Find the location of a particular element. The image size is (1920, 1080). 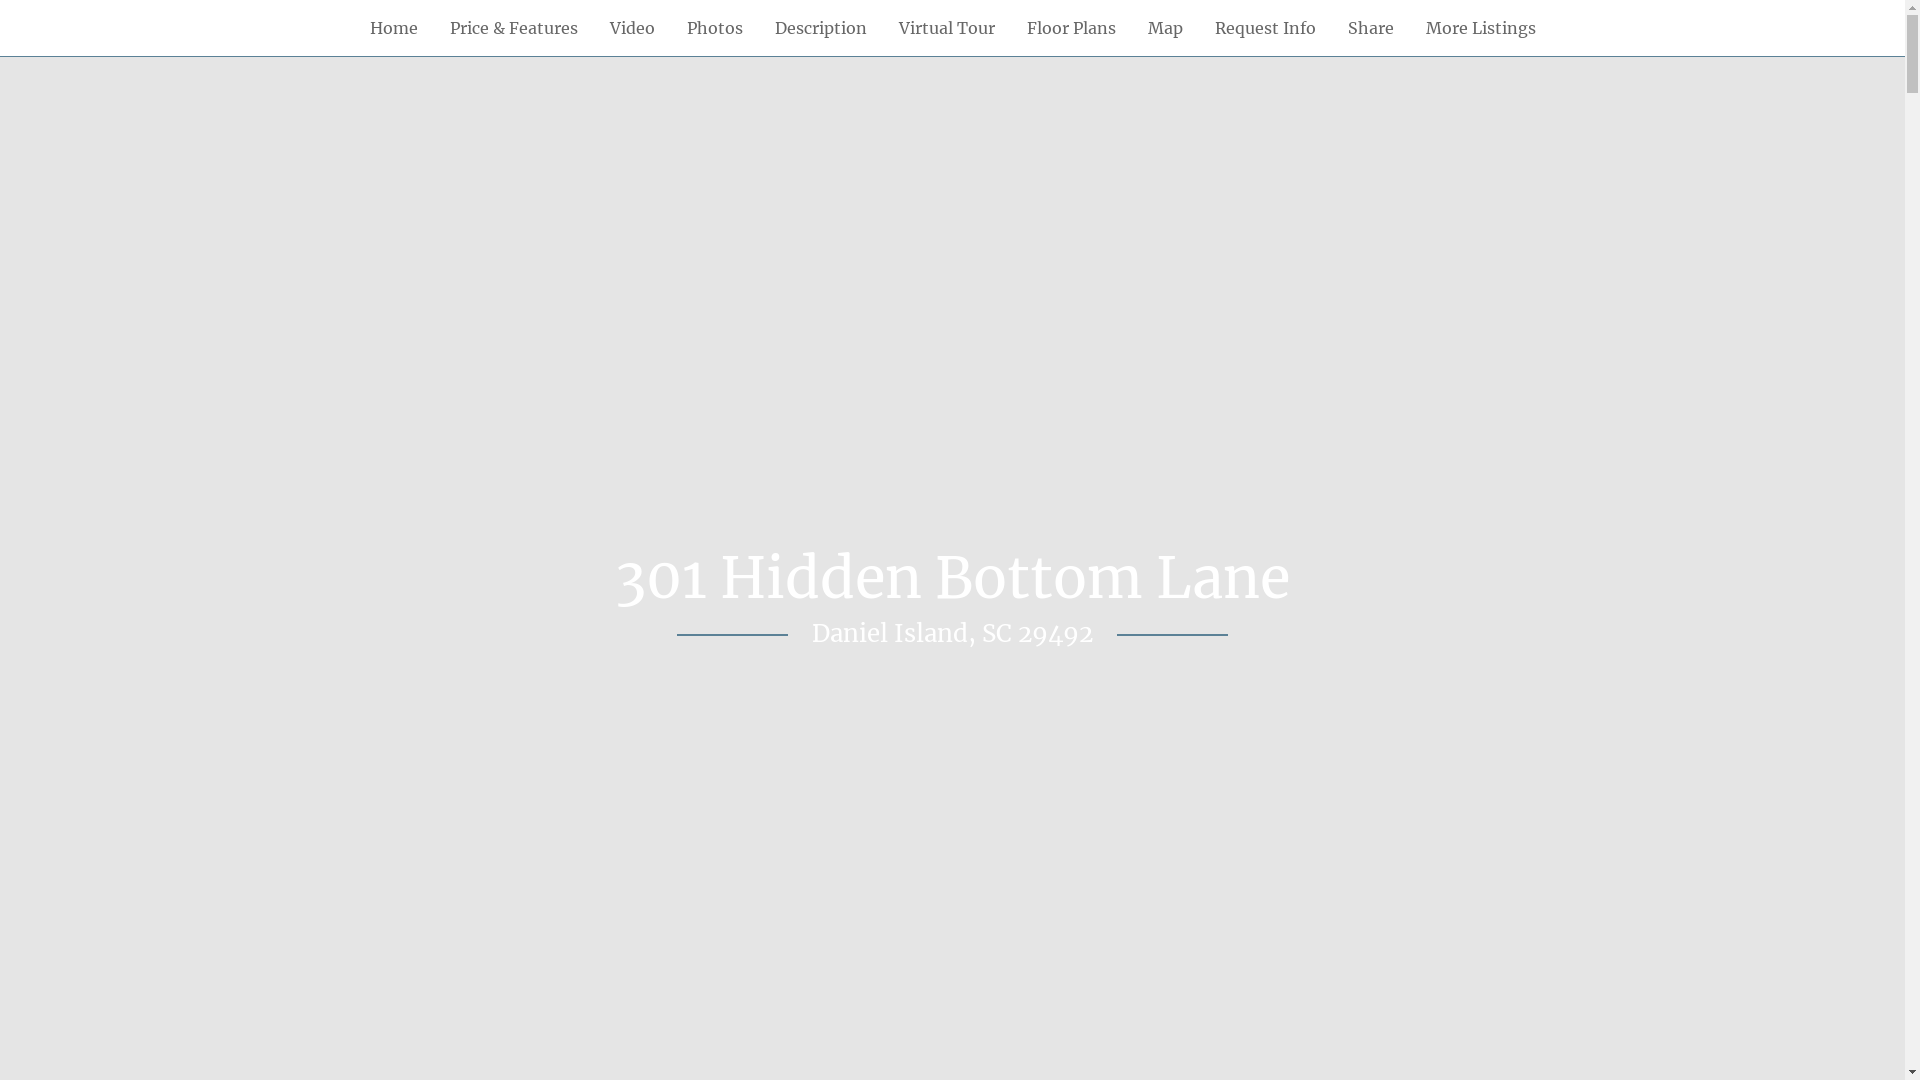

'Share' is located at coordinates (1370, 27).